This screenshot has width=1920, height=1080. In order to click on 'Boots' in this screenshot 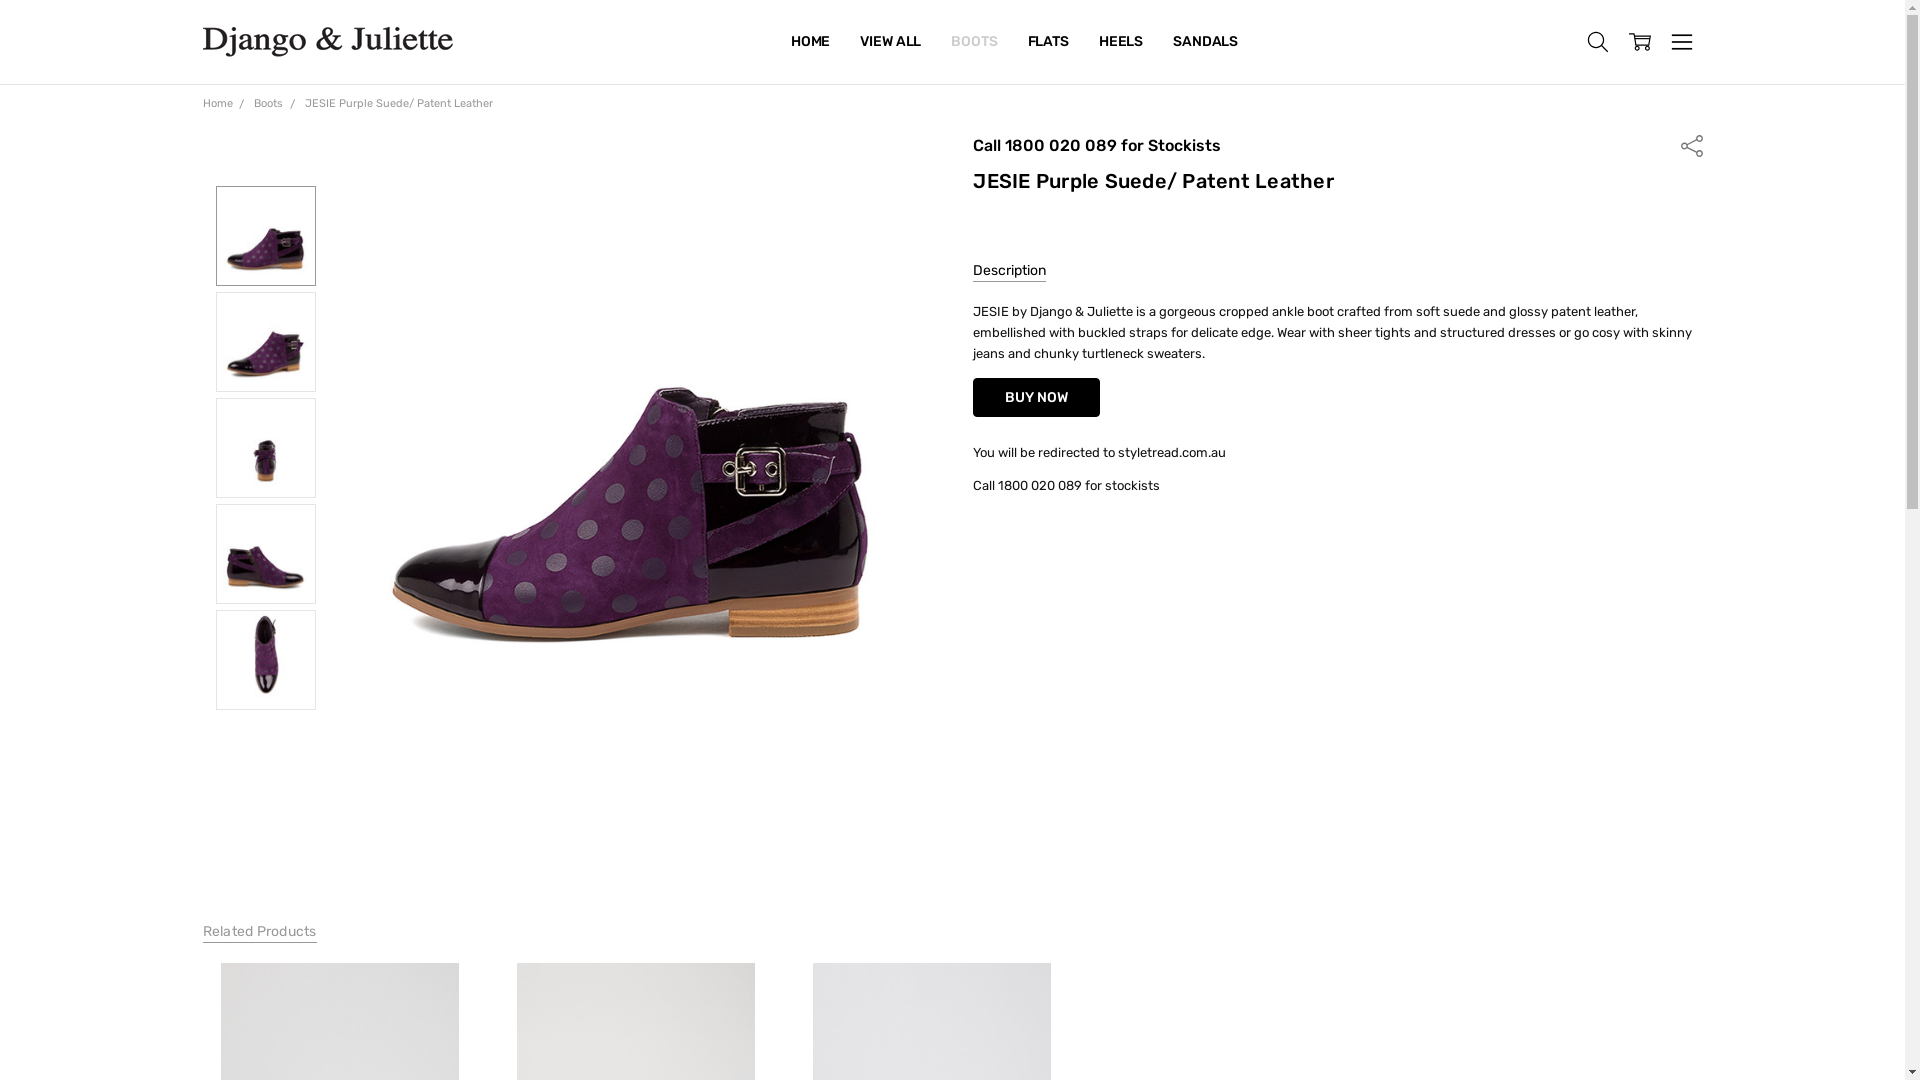, I will do `click(267, 103)`.